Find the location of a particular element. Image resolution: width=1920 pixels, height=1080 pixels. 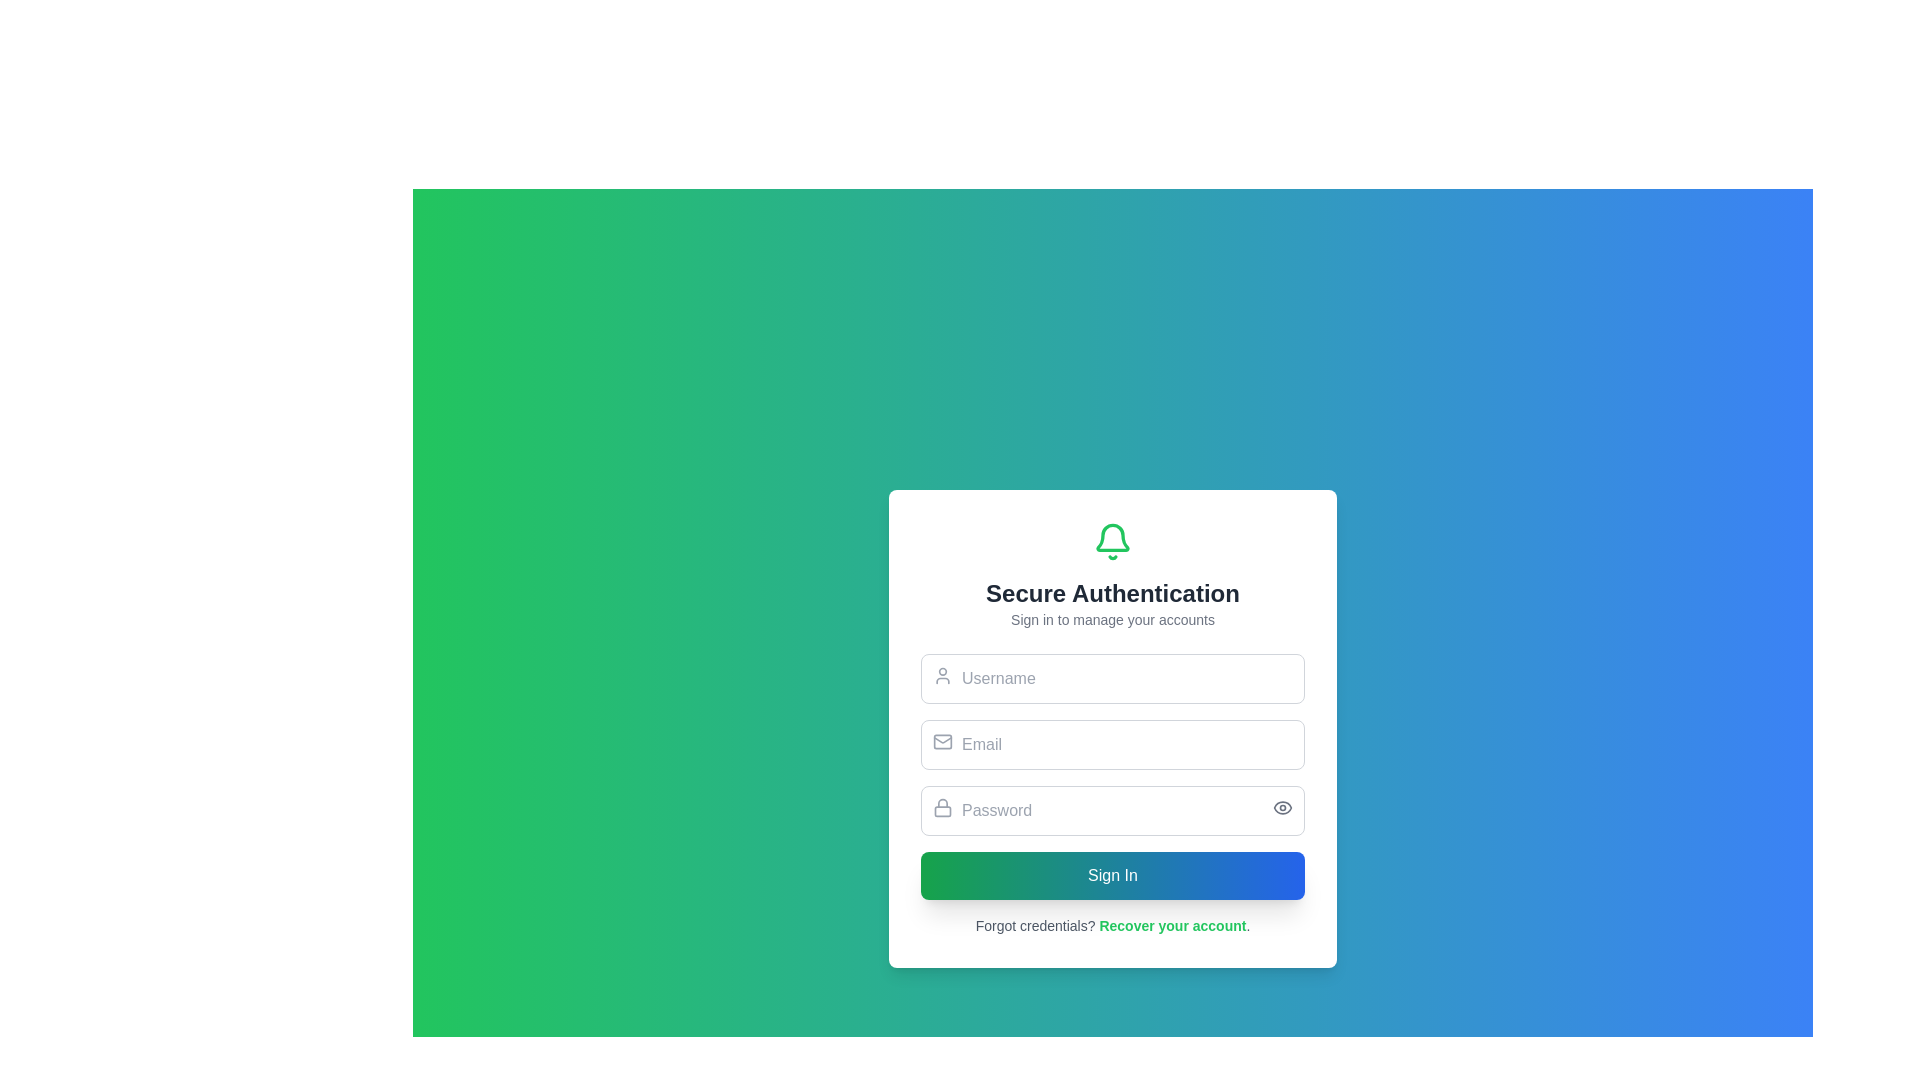

the recovery link located at the bottom of the centered form interface, which is directly below the 'Sign In' button is located at coordinates (1112, 925).